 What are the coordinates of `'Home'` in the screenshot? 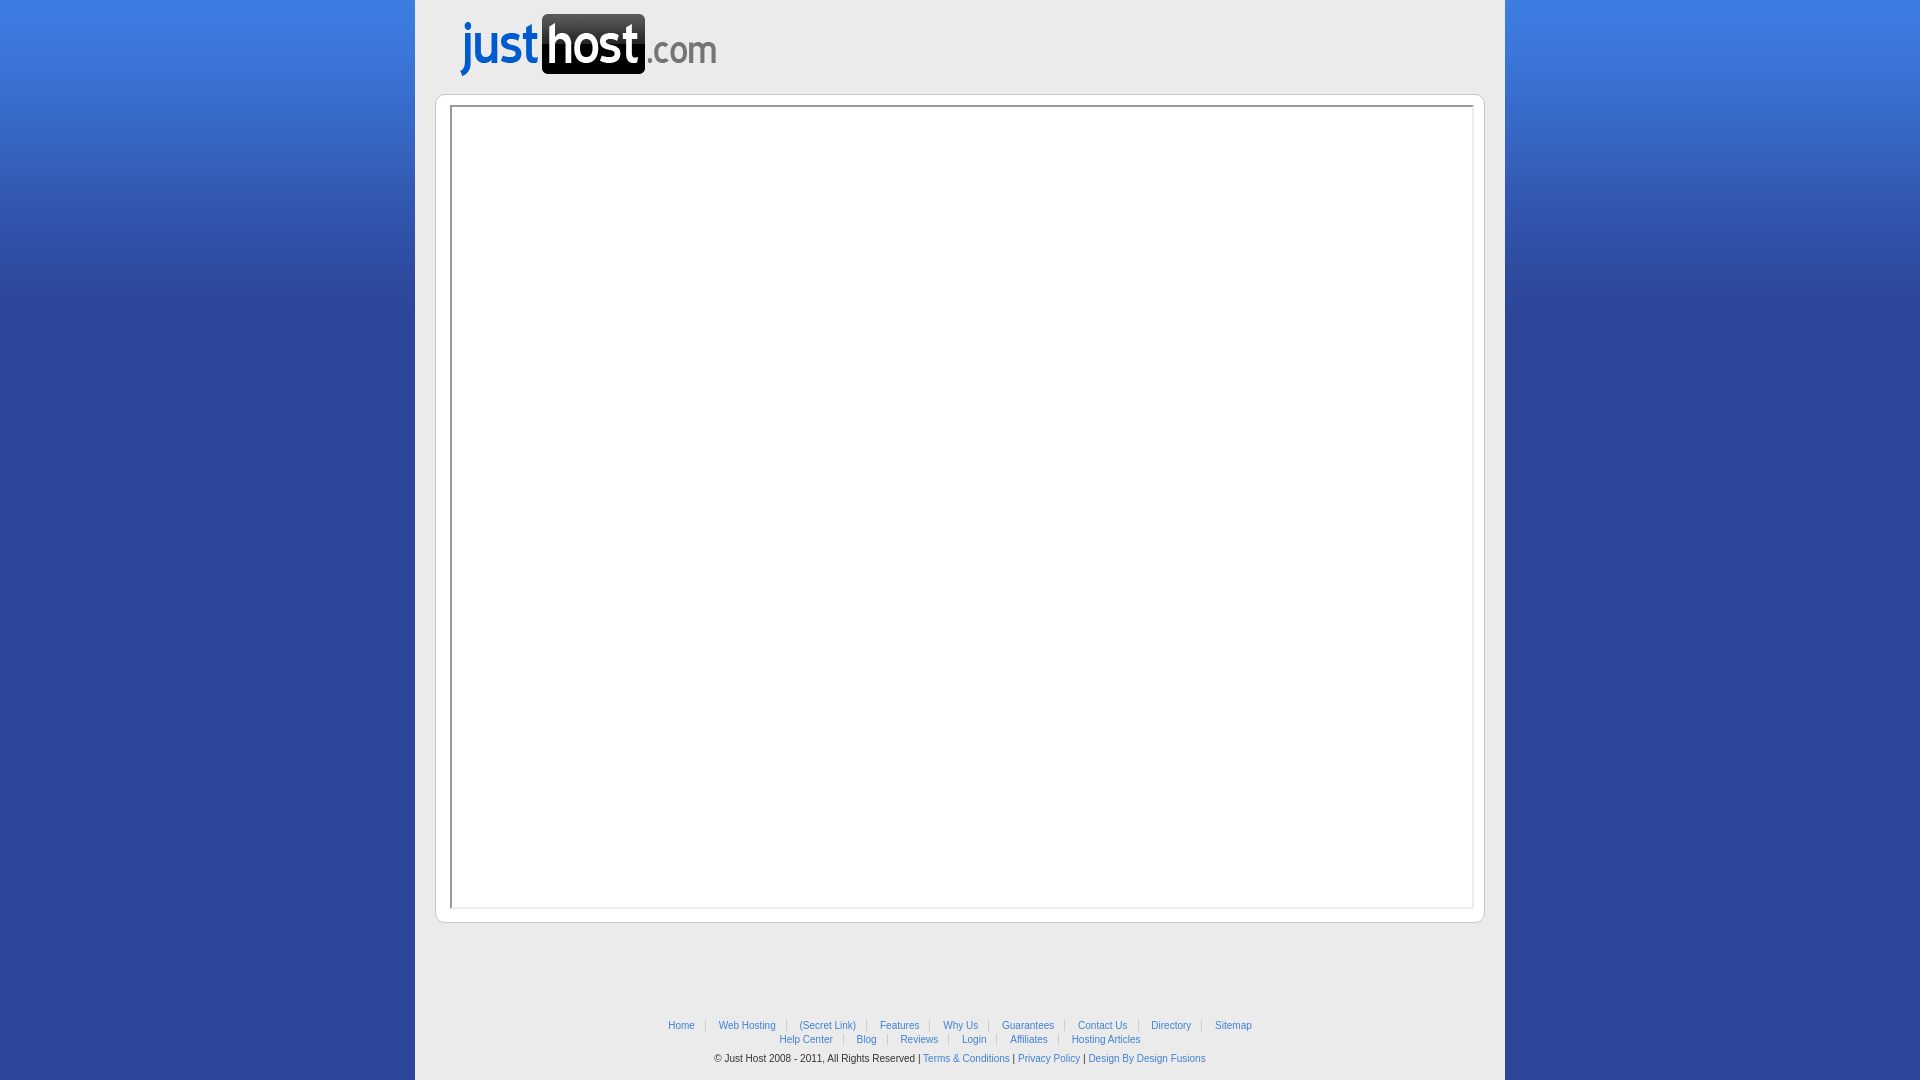 It's located at (667, 1025).